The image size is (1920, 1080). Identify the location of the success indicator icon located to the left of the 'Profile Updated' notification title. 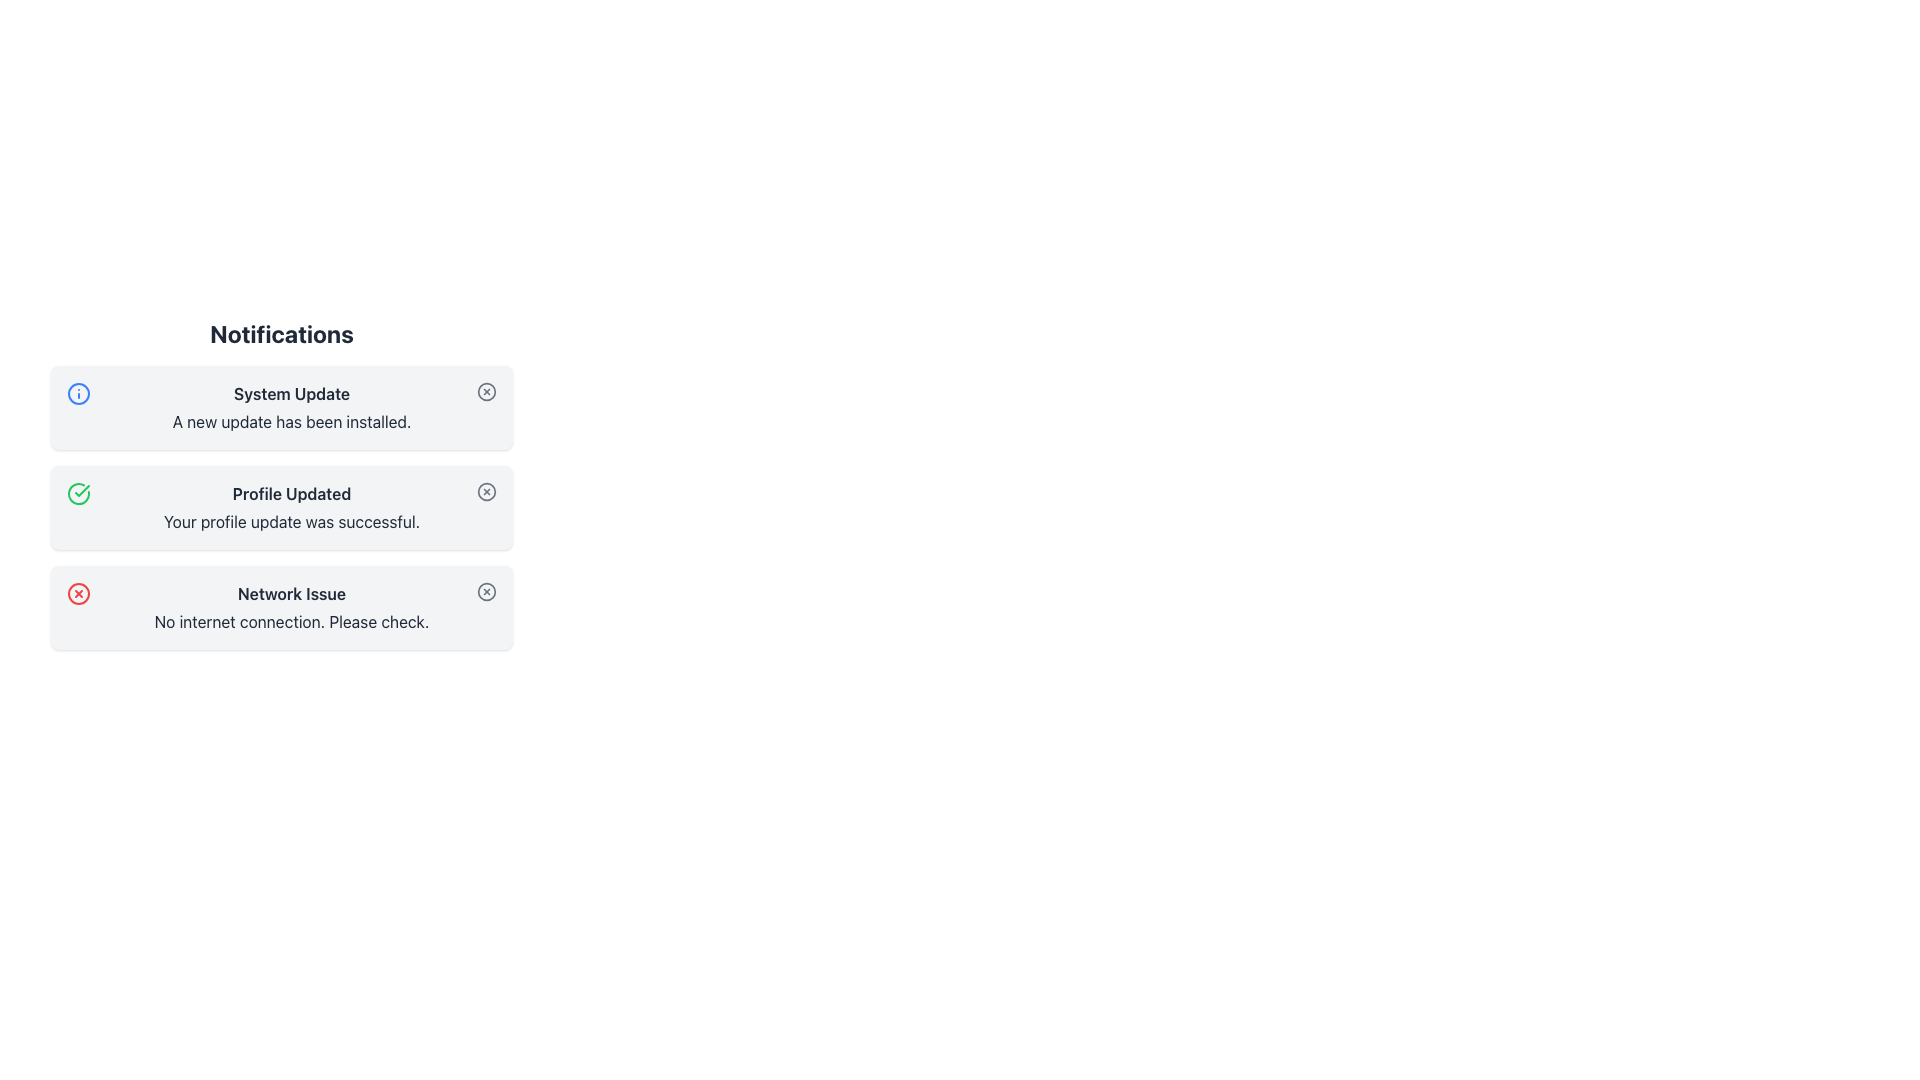
(81, 490).